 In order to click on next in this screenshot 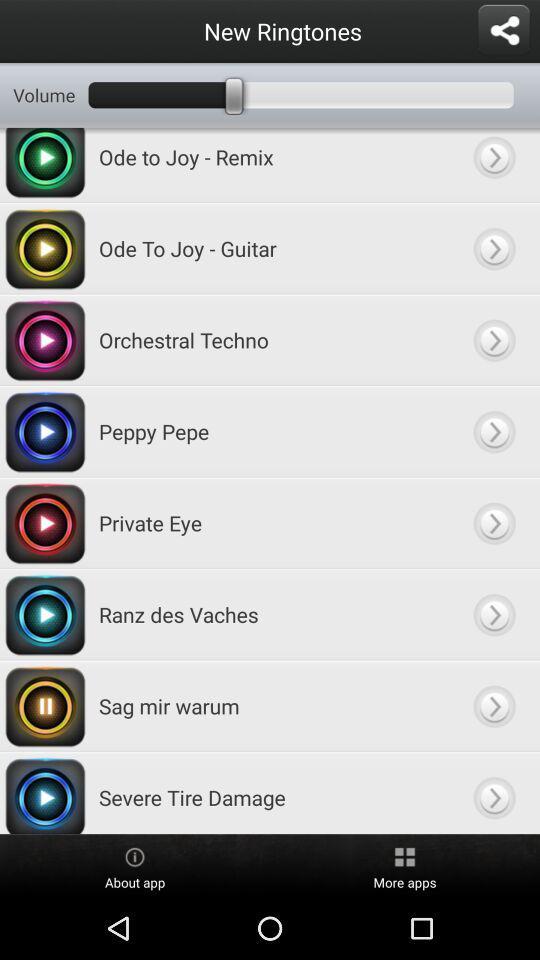, I will do `click(493, 706)`.